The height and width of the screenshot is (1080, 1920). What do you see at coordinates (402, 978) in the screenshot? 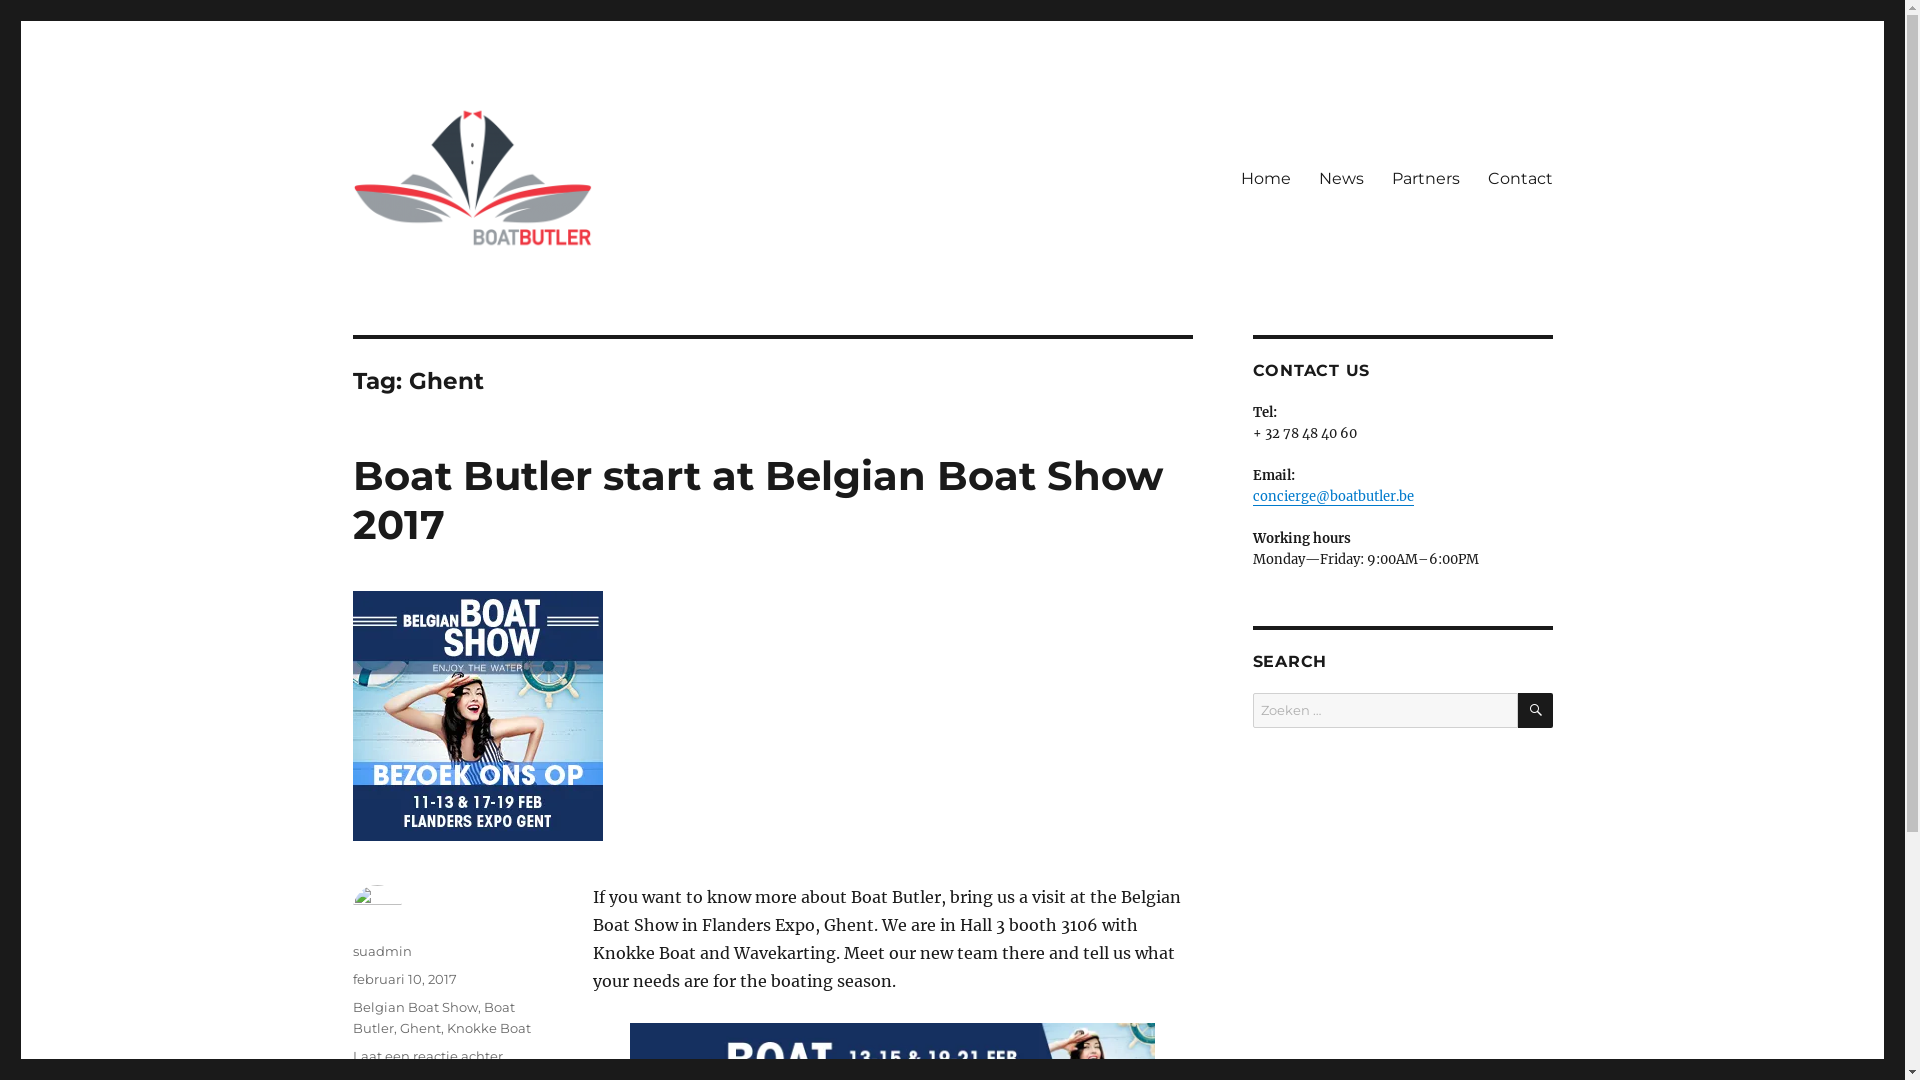
I see `'februari 10, 2017'` at bounding box center [402, 978].